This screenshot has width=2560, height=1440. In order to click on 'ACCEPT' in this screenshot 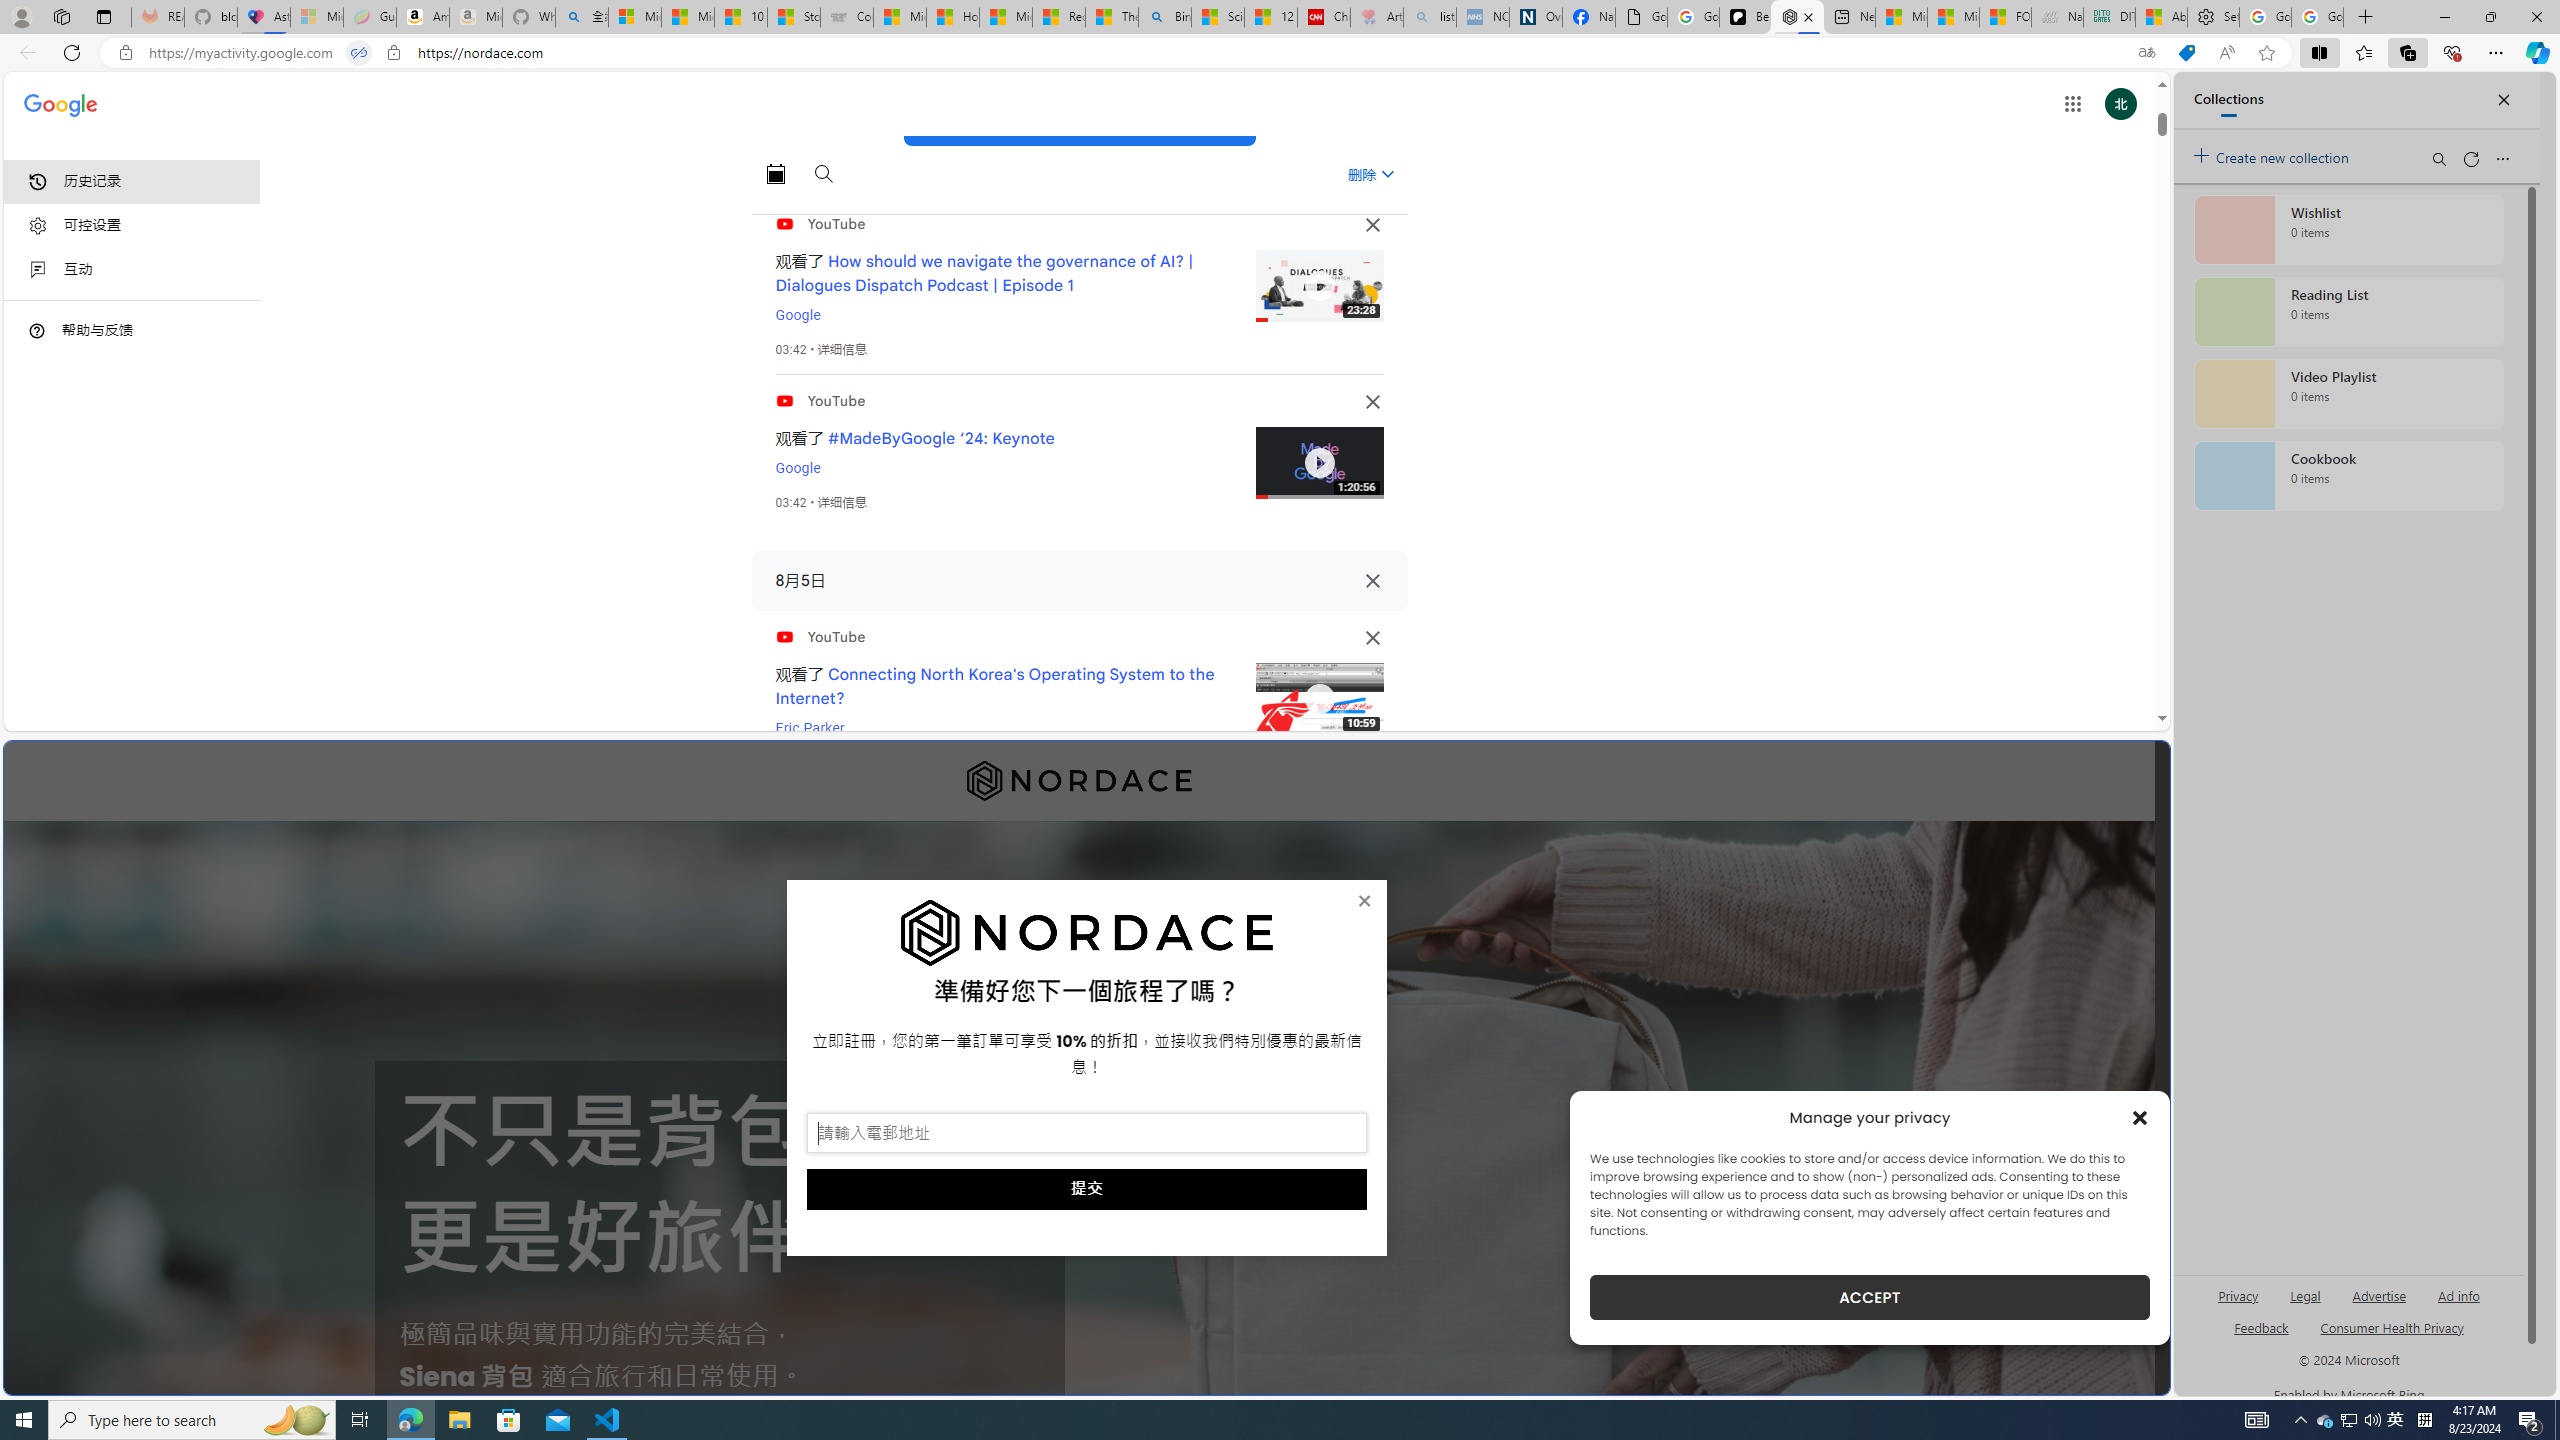, I will do `click(1870, 1297)`.